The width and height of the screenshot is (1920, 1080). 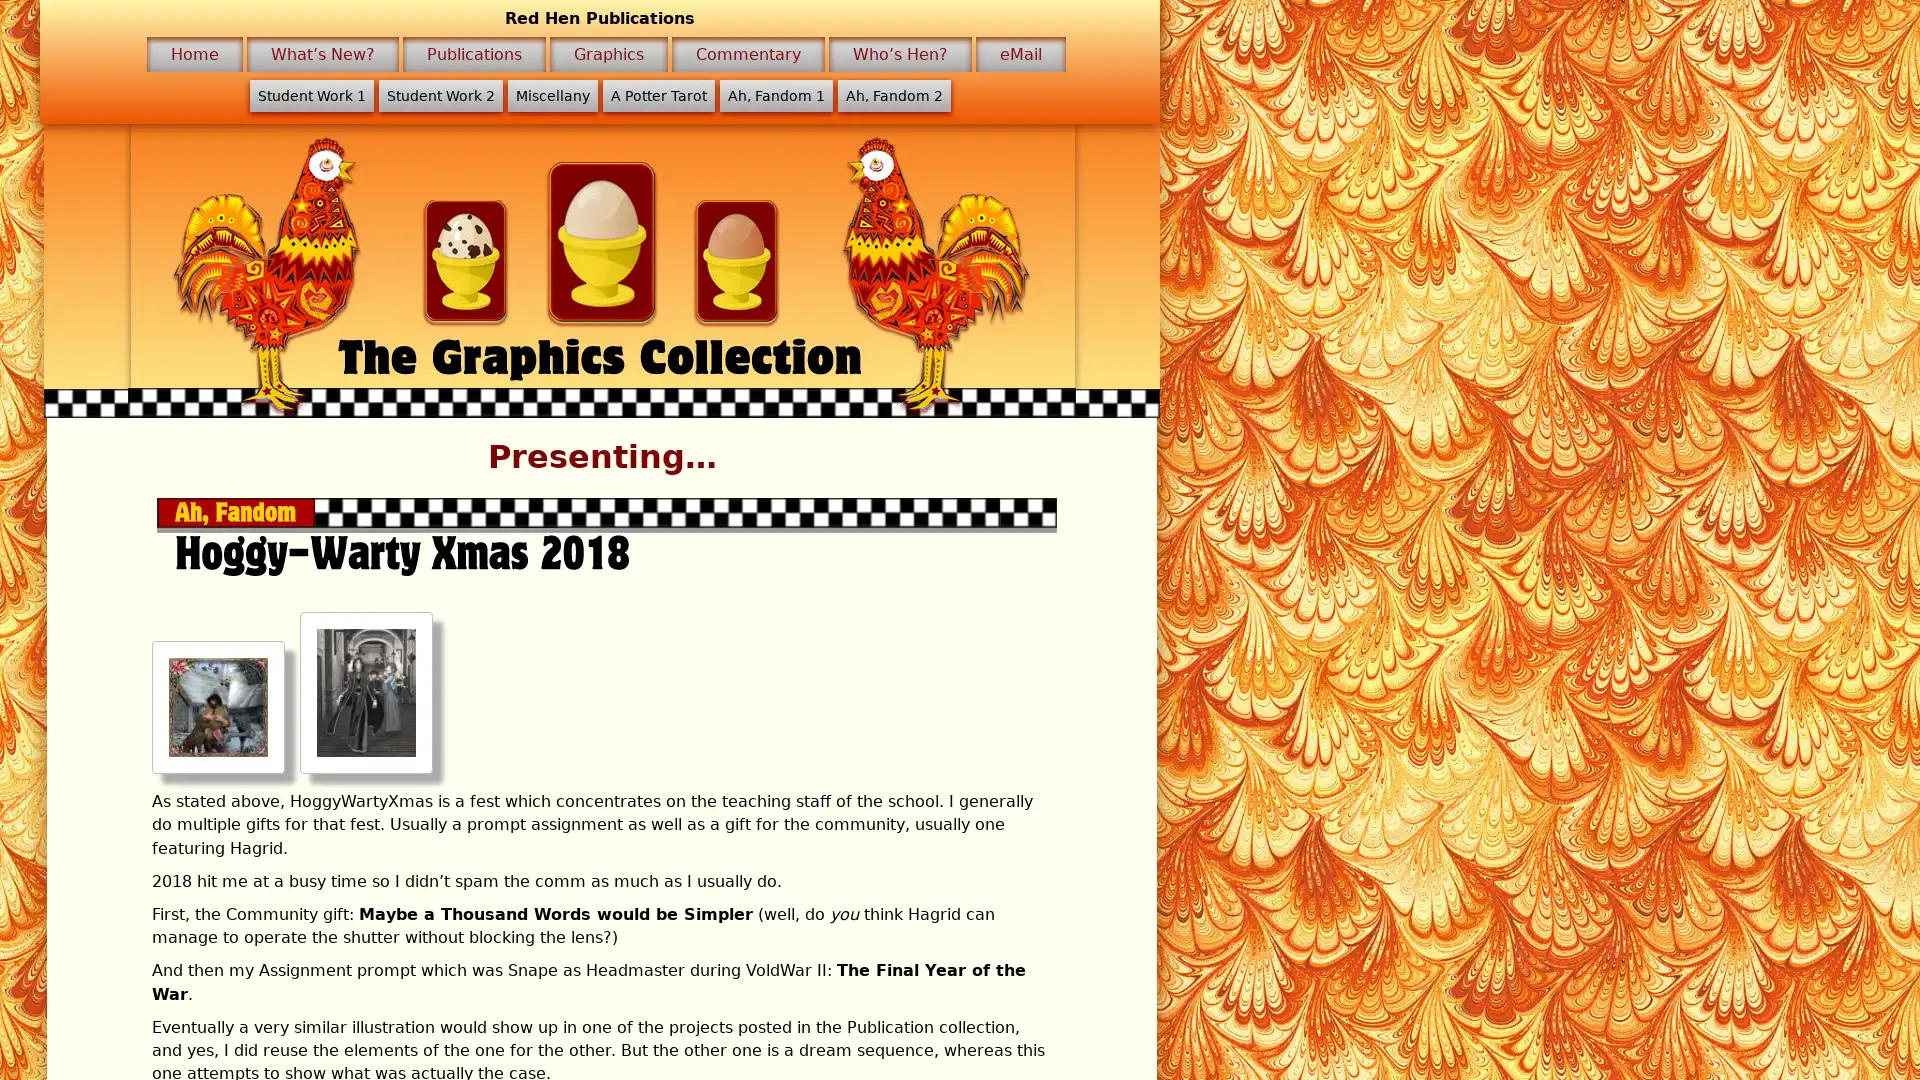 What do you see at coordinates (552, 96) in the screenshot?
I see `Miscellany` at bounding box center [552, 96].